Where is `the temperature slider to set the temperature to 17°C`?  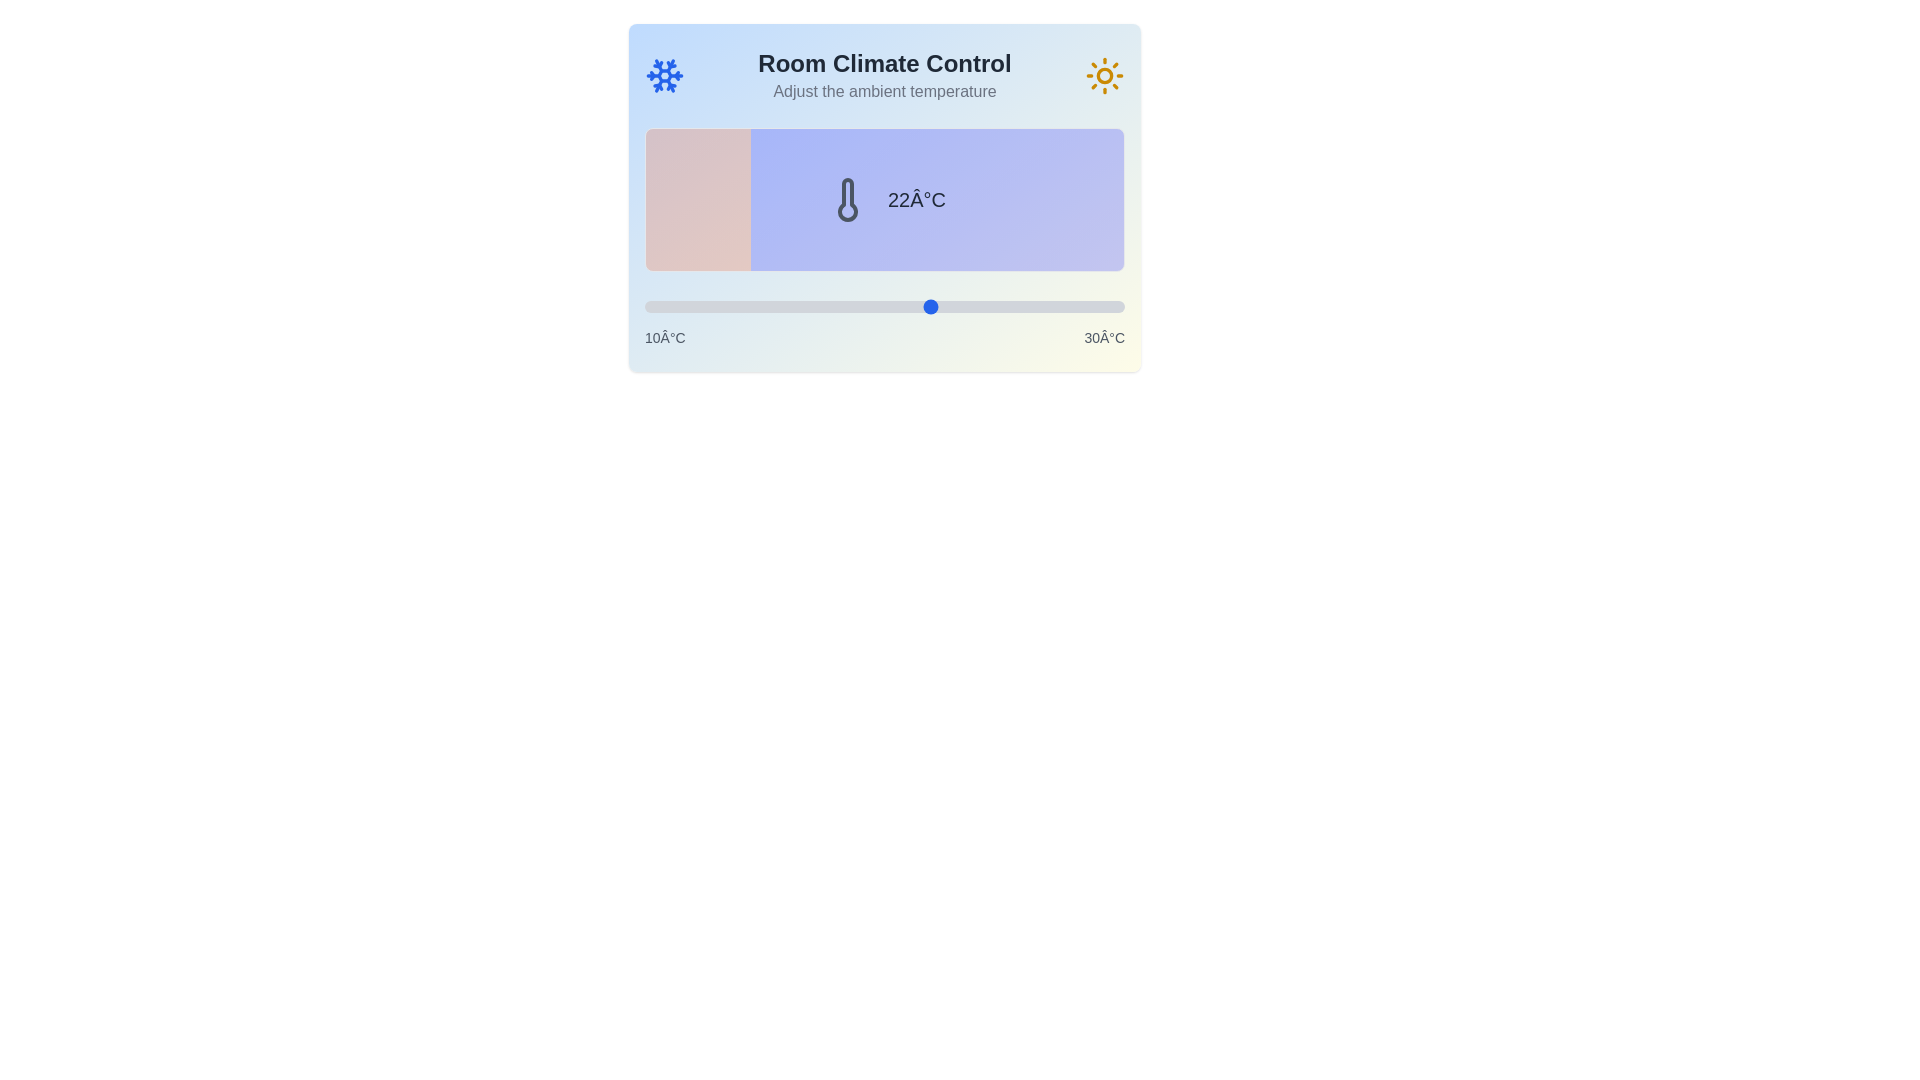 the temperature slider to set the temperature to 17°C is located at coordinates (812, 307).